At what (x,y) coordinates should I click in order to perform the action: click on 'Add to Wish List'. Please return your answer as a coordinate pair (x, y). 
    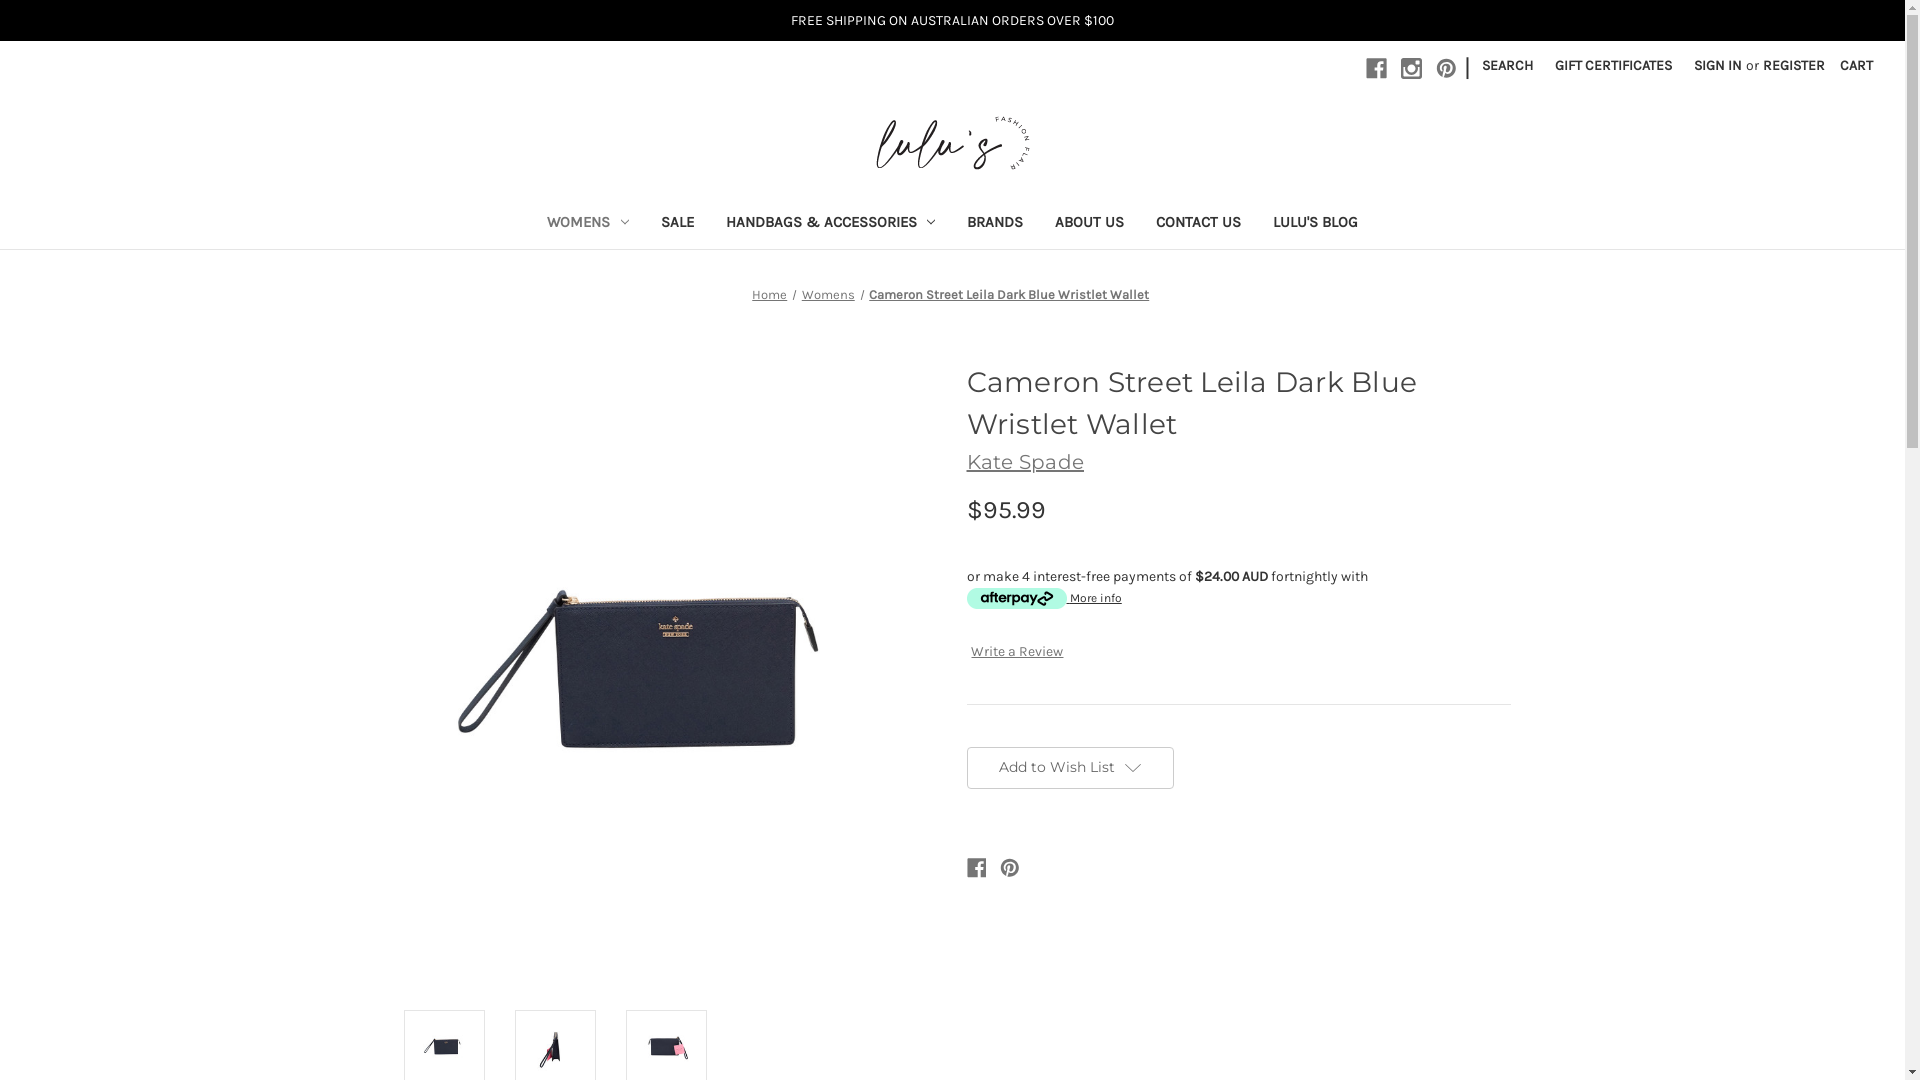
    Looking at the image, I should click on (1069, 766).